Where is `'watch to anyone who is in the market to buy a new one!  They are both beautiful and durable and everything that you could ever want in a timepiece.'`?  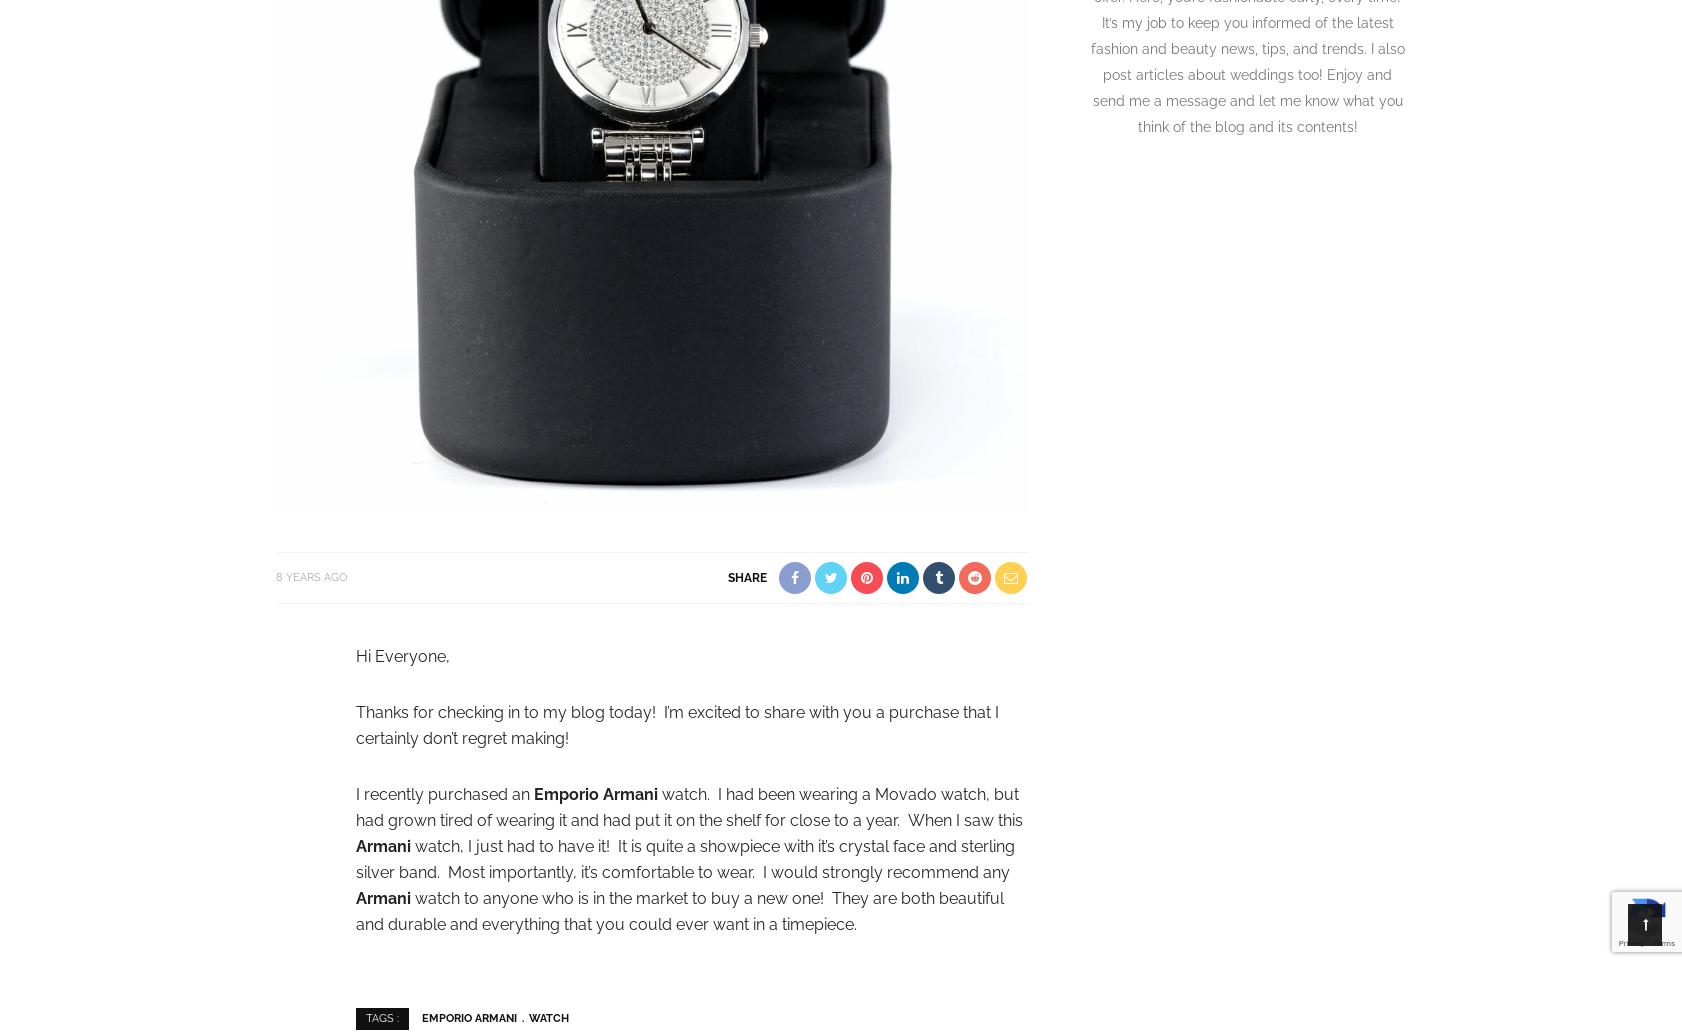 'watch to anyone who is in the market to buy a new one!  They are both beautiful and durable and everything that you could ever want in a timepiece.' is located at coordinates (680, 910).